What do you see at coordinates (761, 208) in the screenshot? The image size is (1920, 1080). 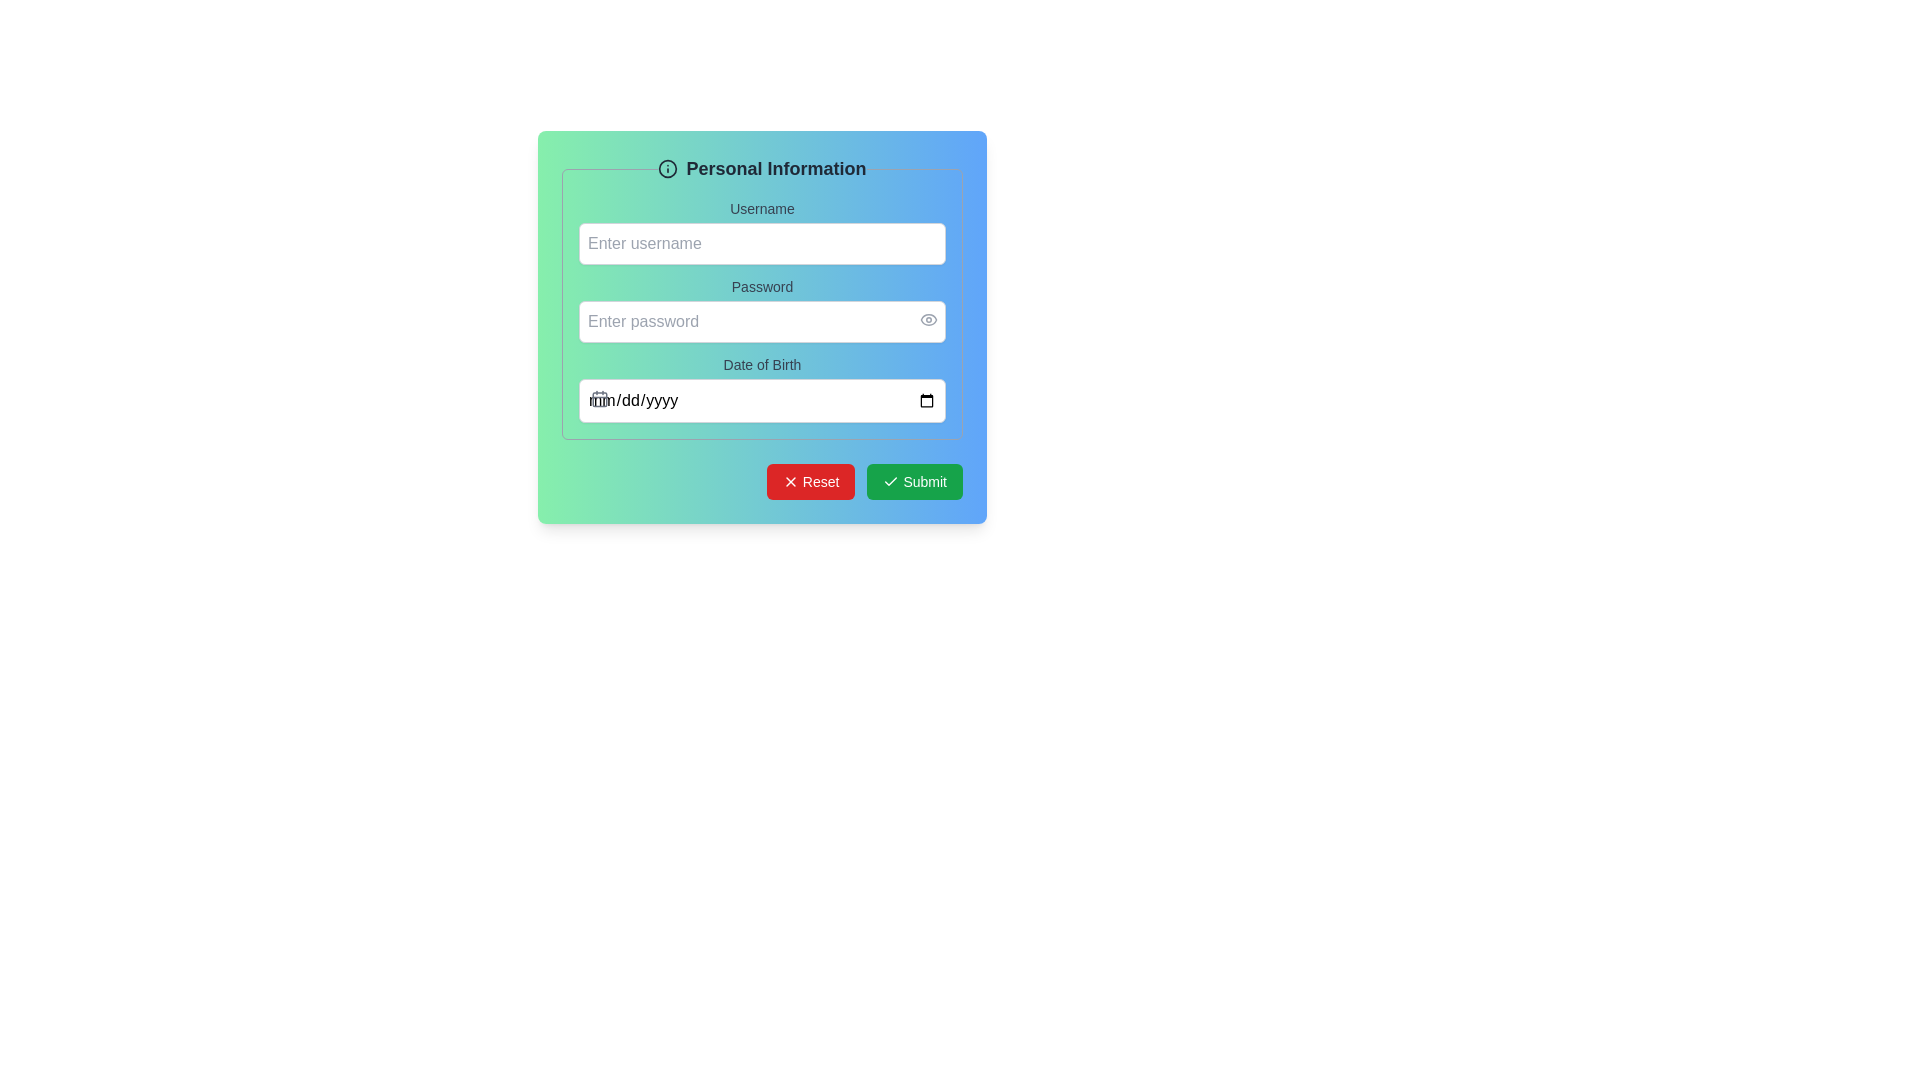 I see `the Text Label that identifies the purpose of the adjacent 'Enter username' input field in the 'Personal Information' form` at bounding box center [761, 208].